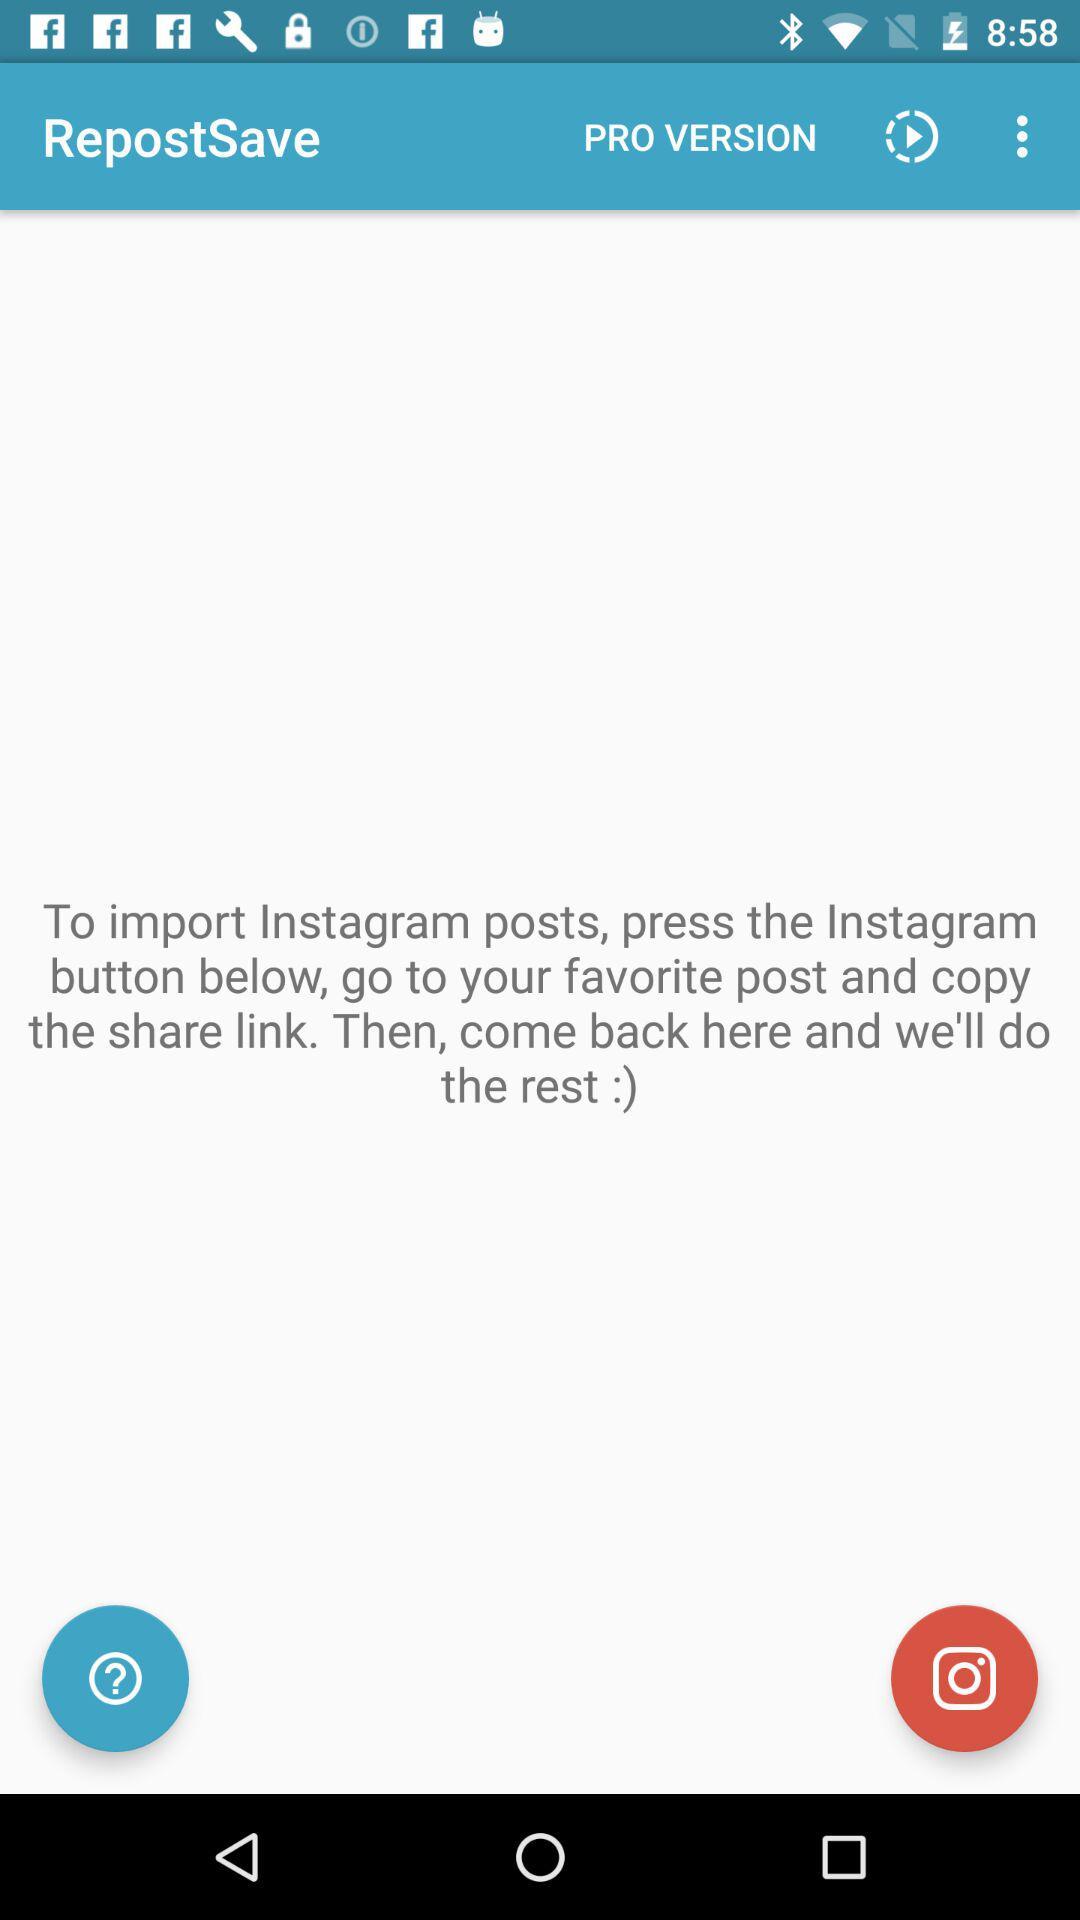 This screenshot has height=1920, width=1080. I want to click on icon above to import instagram item, so click(911, 135).